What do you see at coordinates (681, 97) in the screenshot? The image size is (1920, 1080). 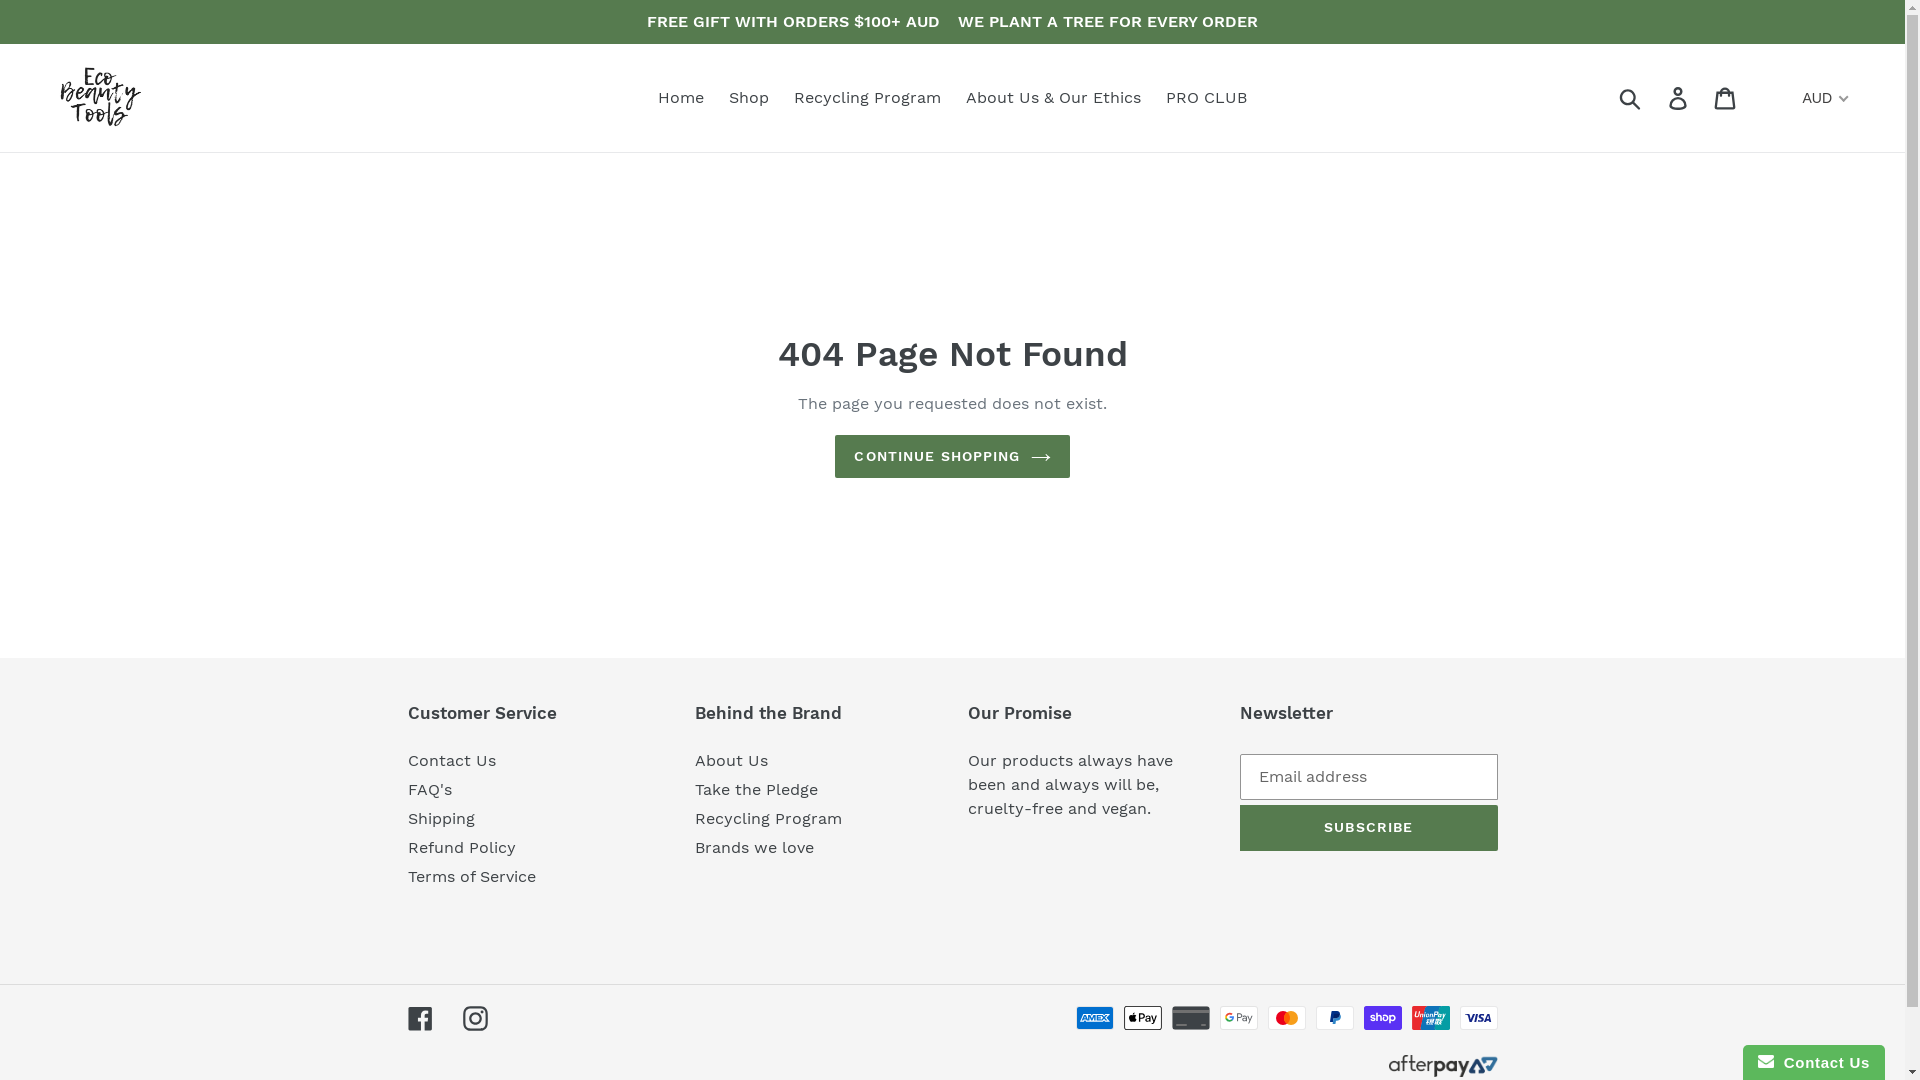 I see `'Home'` at bounding box center [681, 97].